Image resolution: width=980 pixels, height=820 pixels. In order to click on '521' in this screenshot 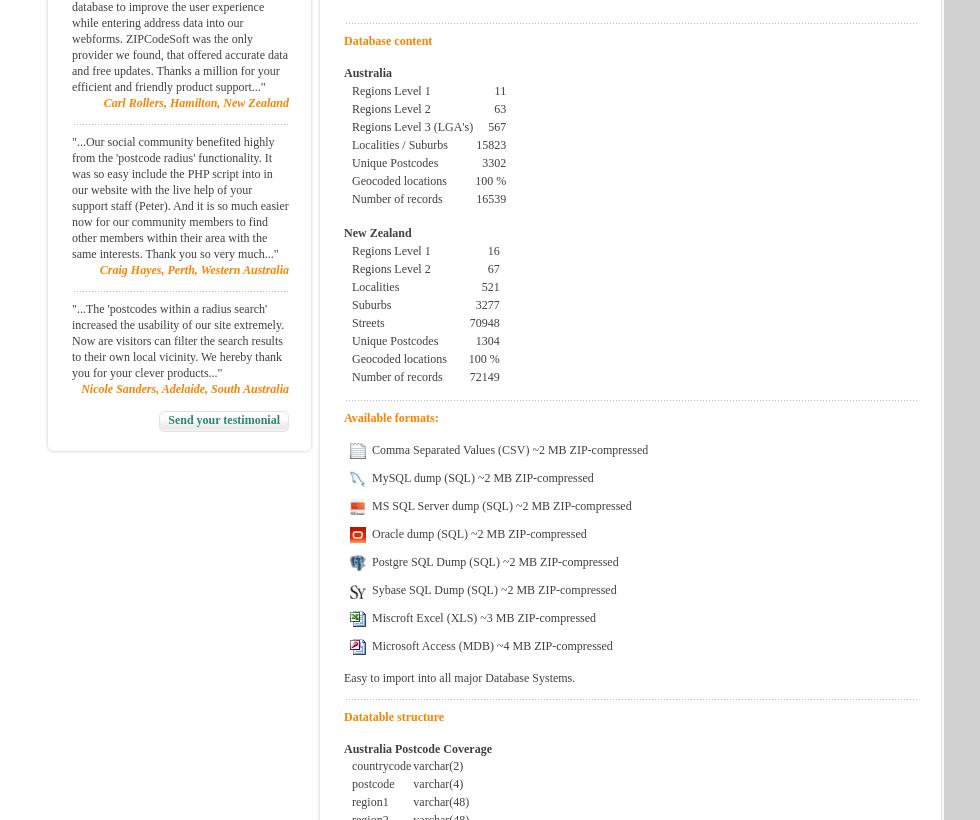, I will do `click(490, 286)`.